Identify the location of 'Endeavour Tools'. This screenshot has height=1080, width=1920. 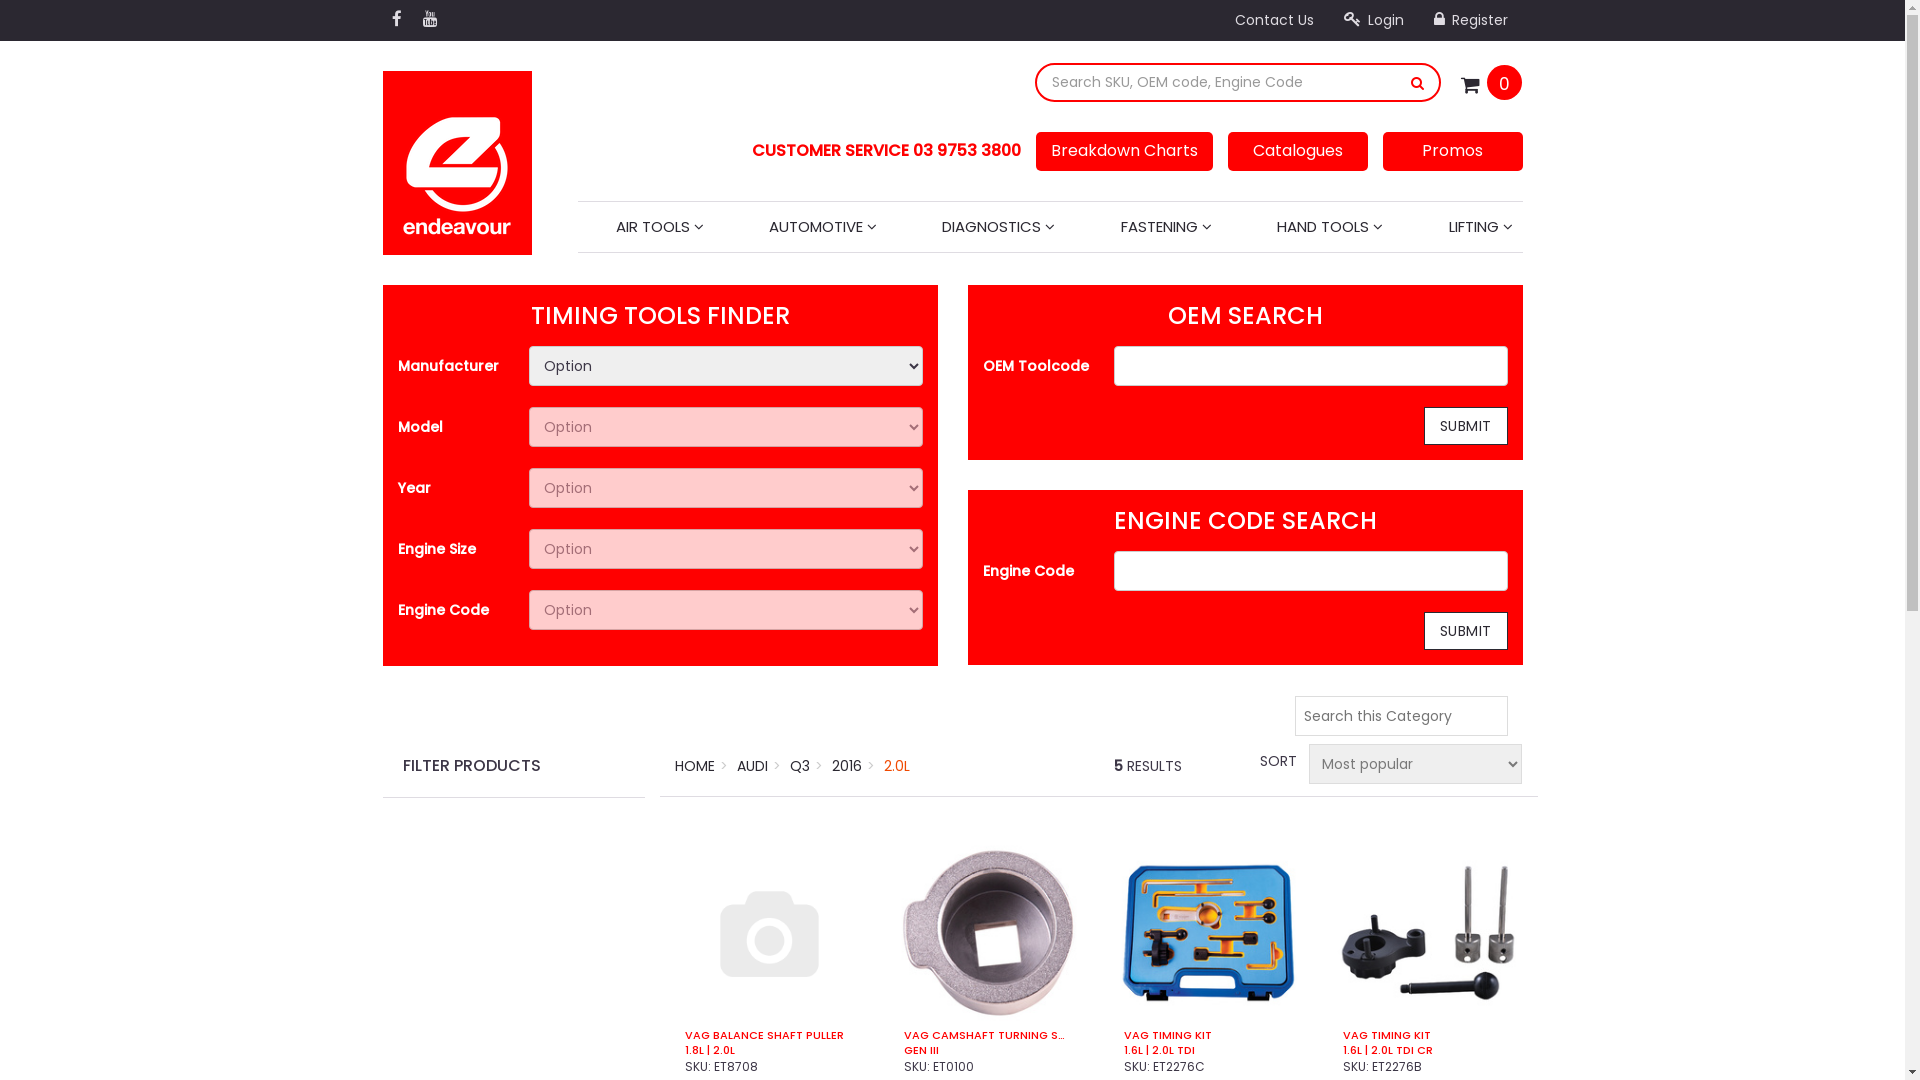
(455, 156).